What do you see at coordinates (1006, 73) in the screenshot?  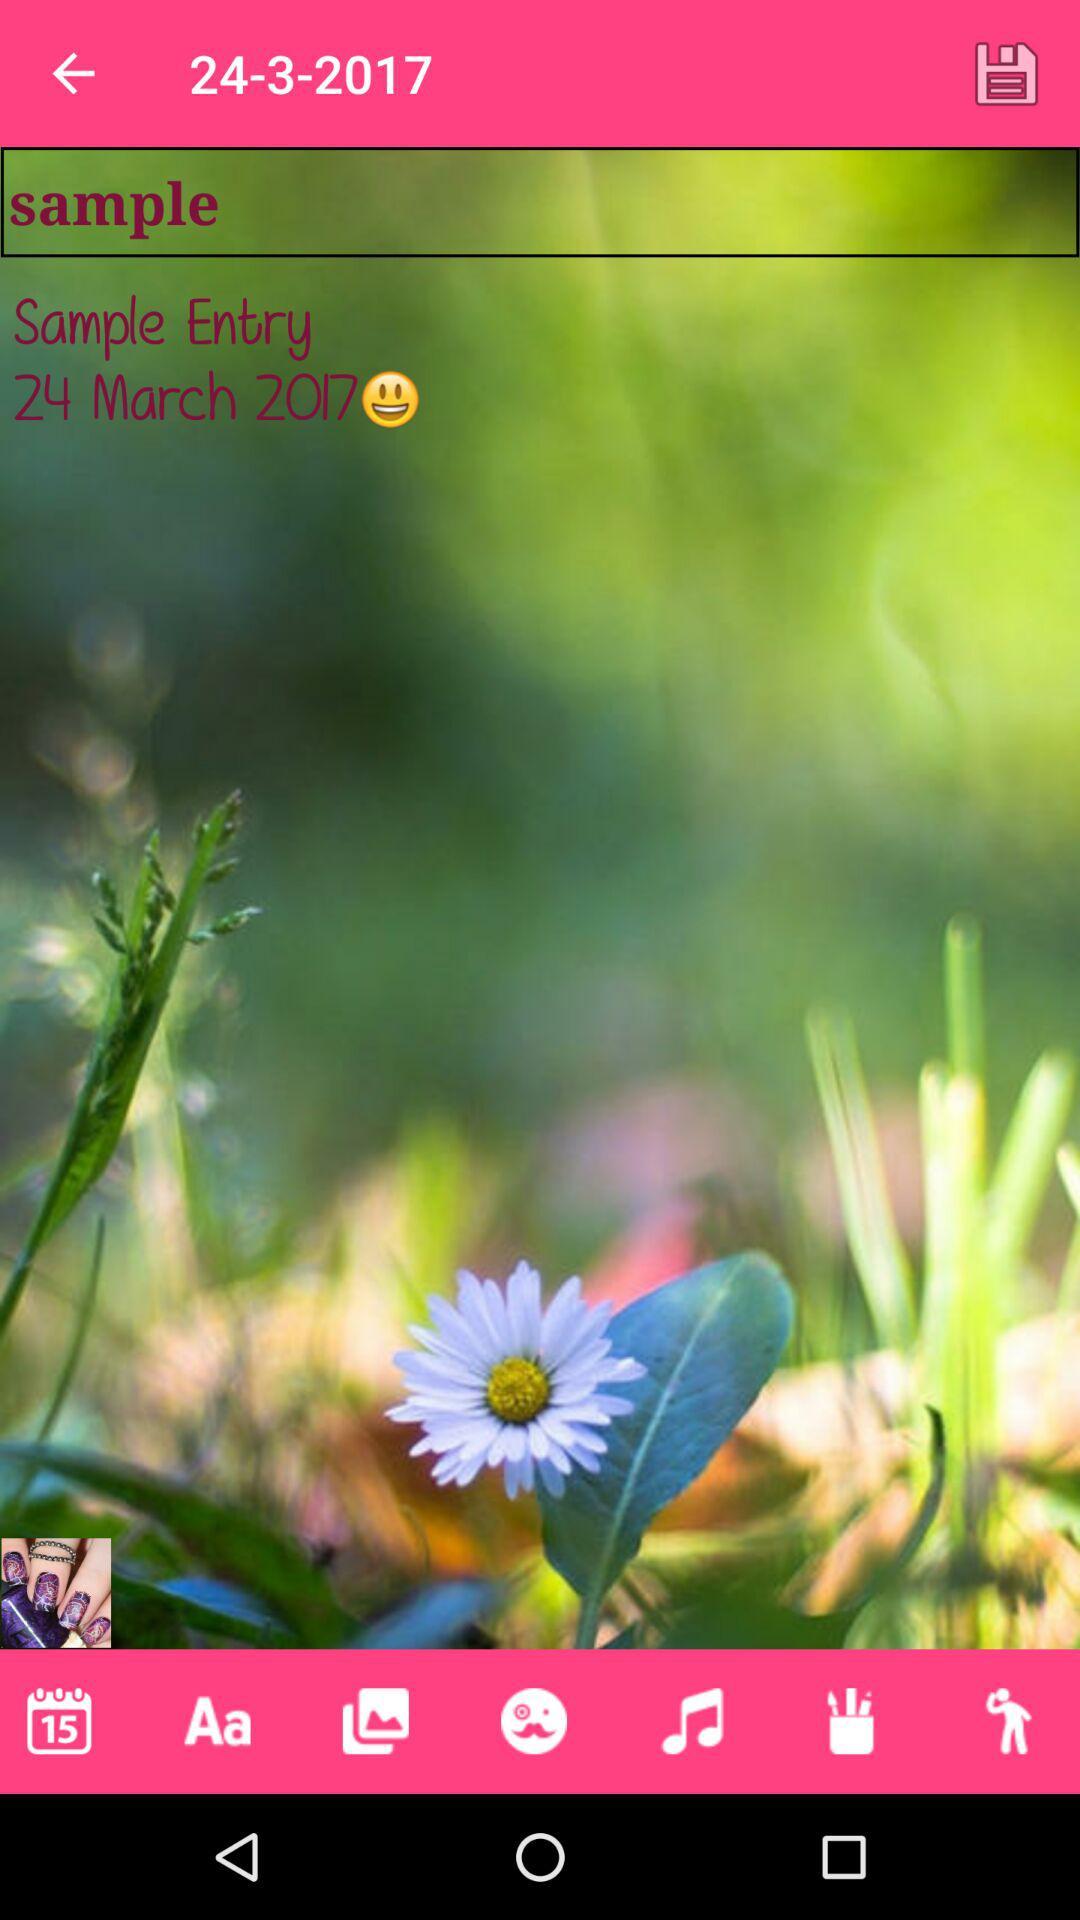 I see `item to the right of 24-3-2017` at bounding box center [1006, 73].